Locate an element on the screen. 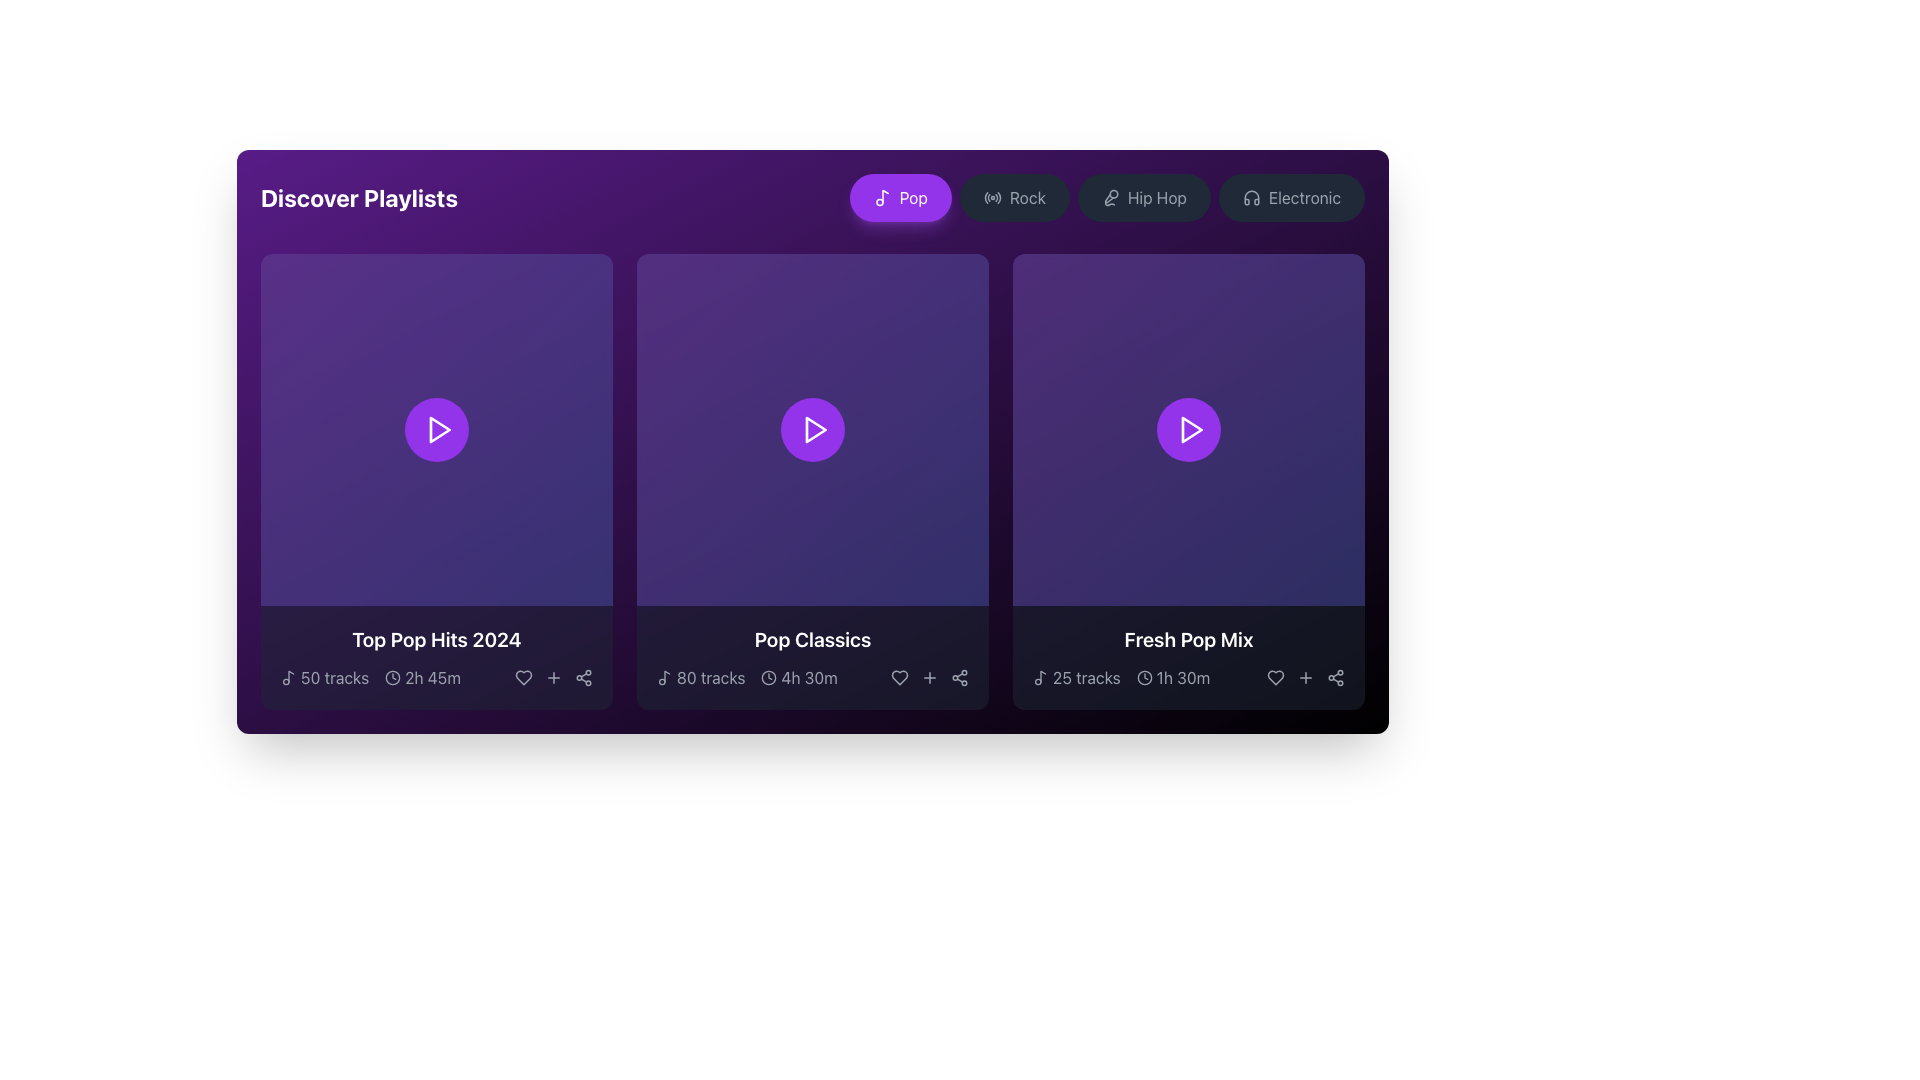 The height and width of the screenshot is (1080, 1920). the navigation button labeled 'Hip Hop' which is part of the navigation bar, positioned to the right of the 'Rock' button and left of the 'Electronic' button is located at coordinates (1157, 197).